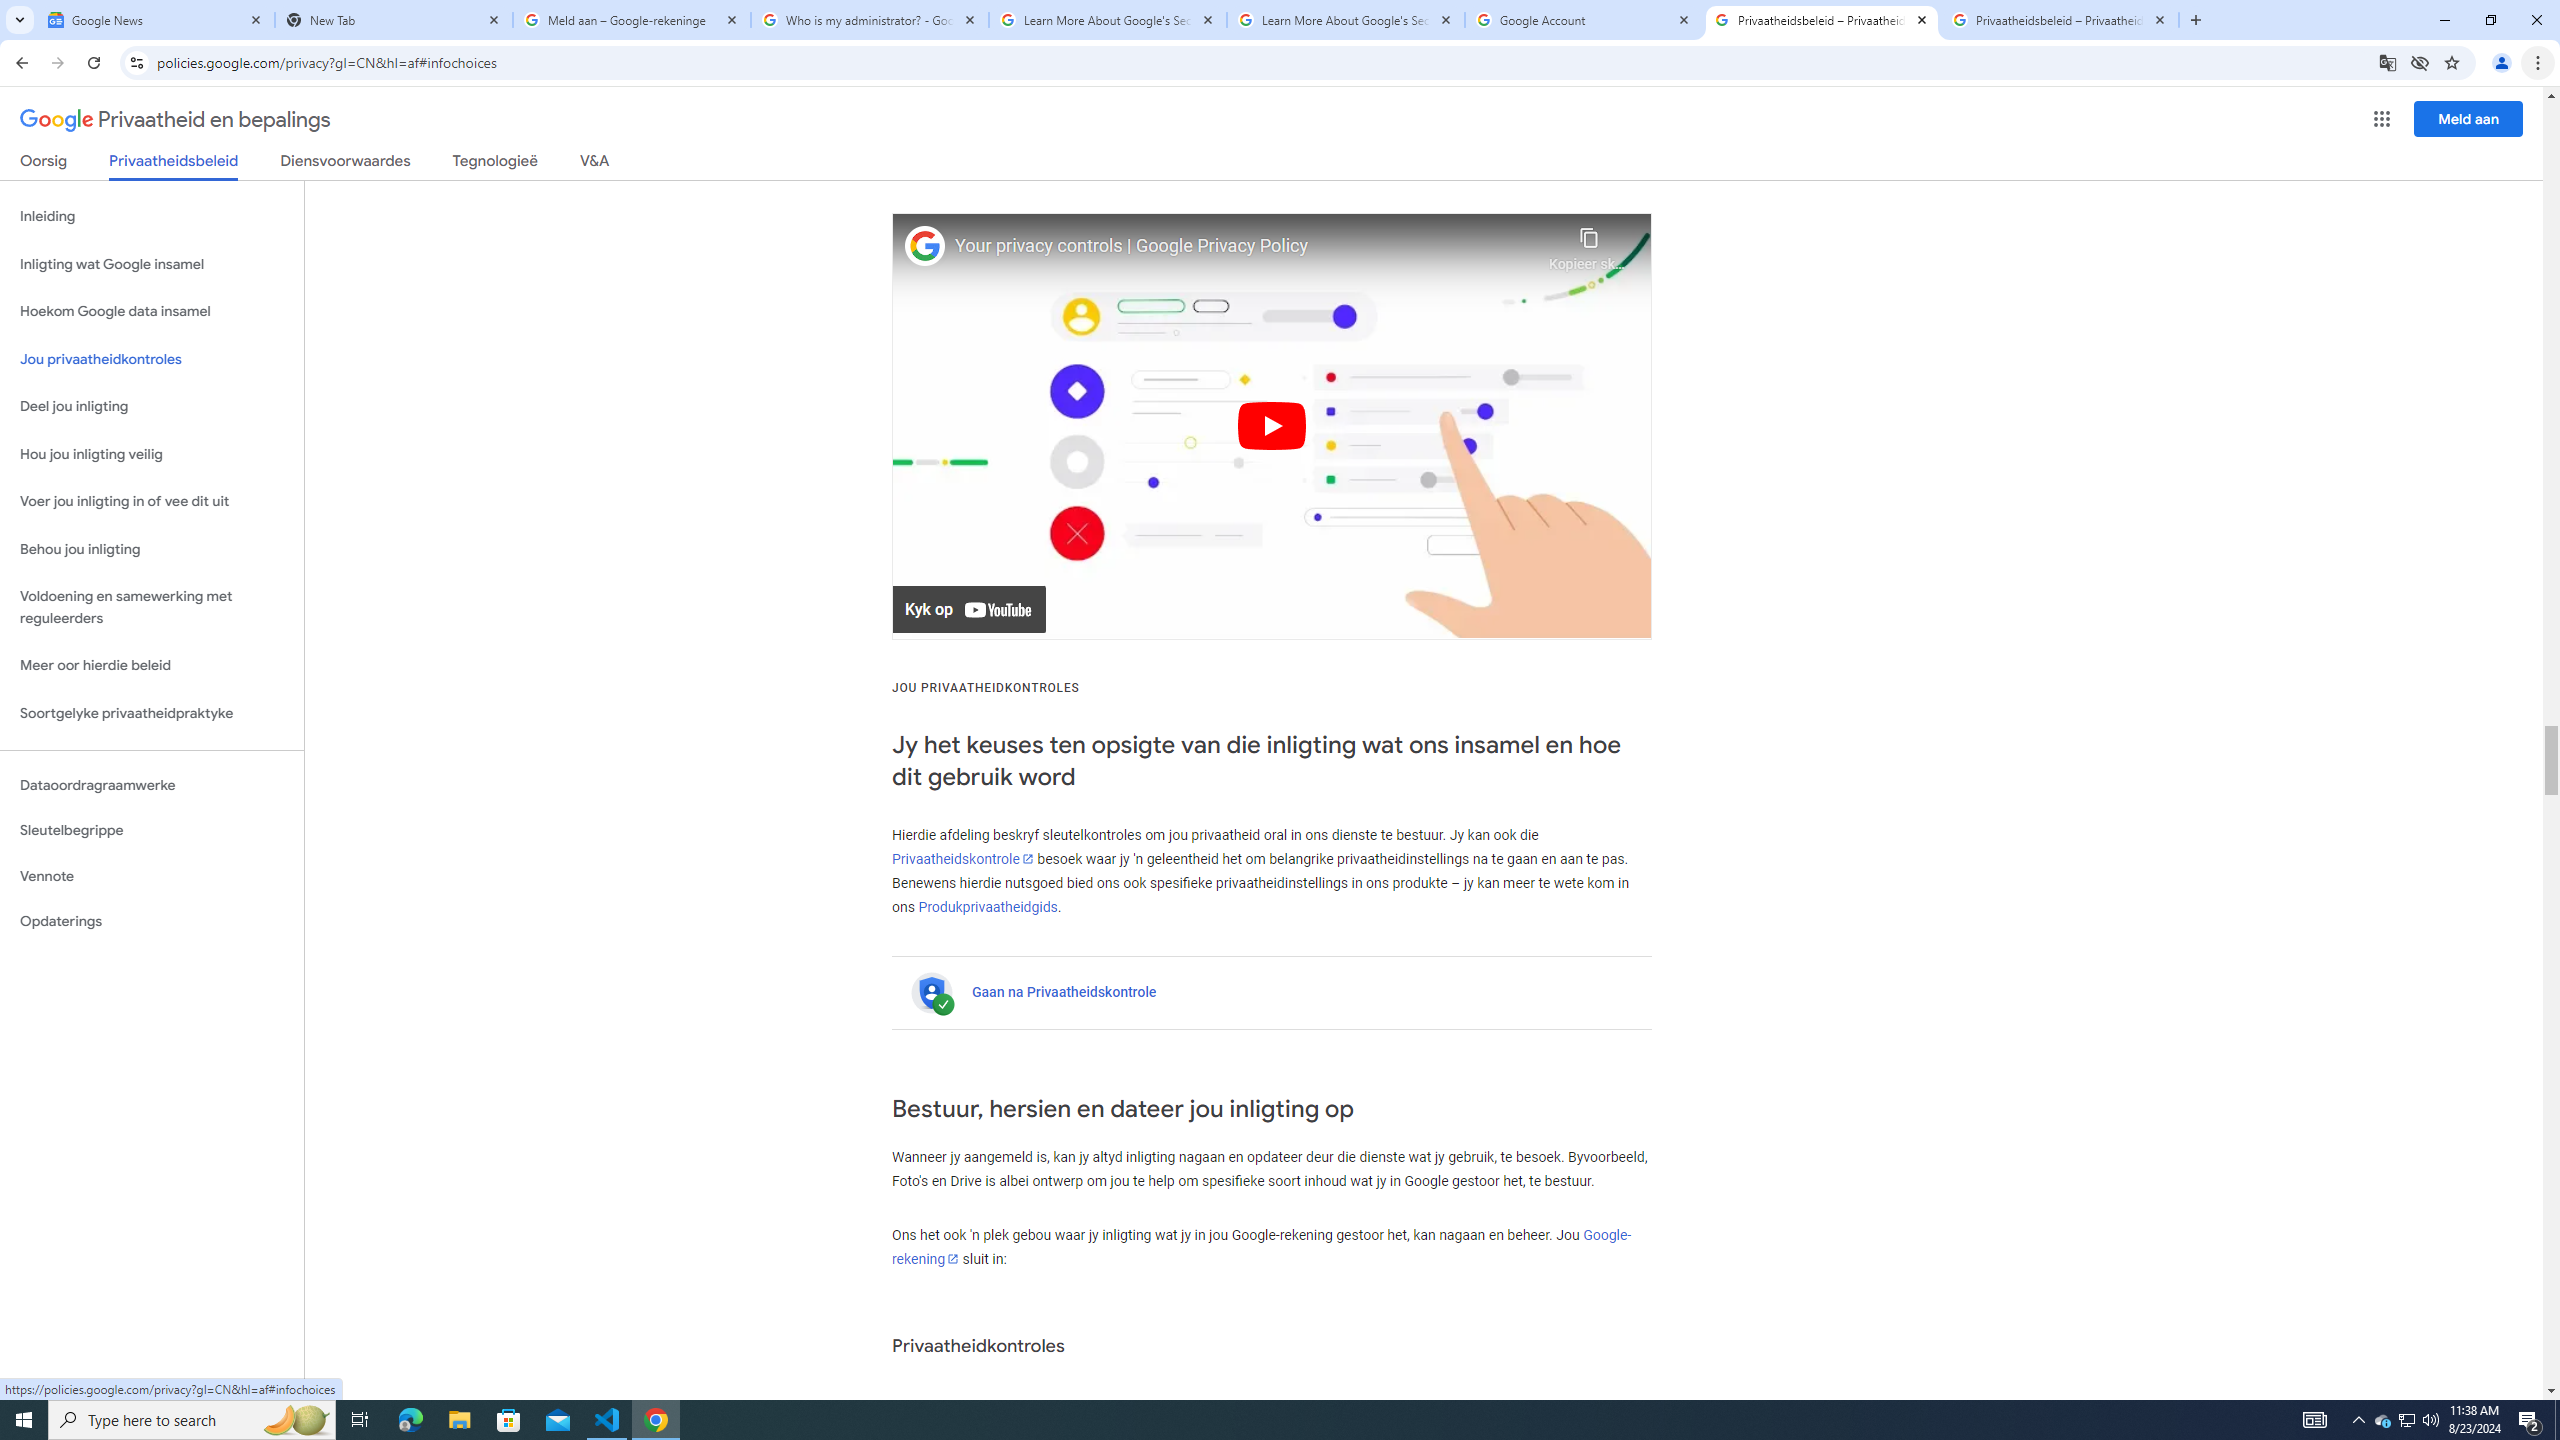 The width and height of the screenshot is (2560, 1440). Describe the element at coordinates (151, 264) in the screenshot. I see `'Inligting wat Google insamel'` at that location.